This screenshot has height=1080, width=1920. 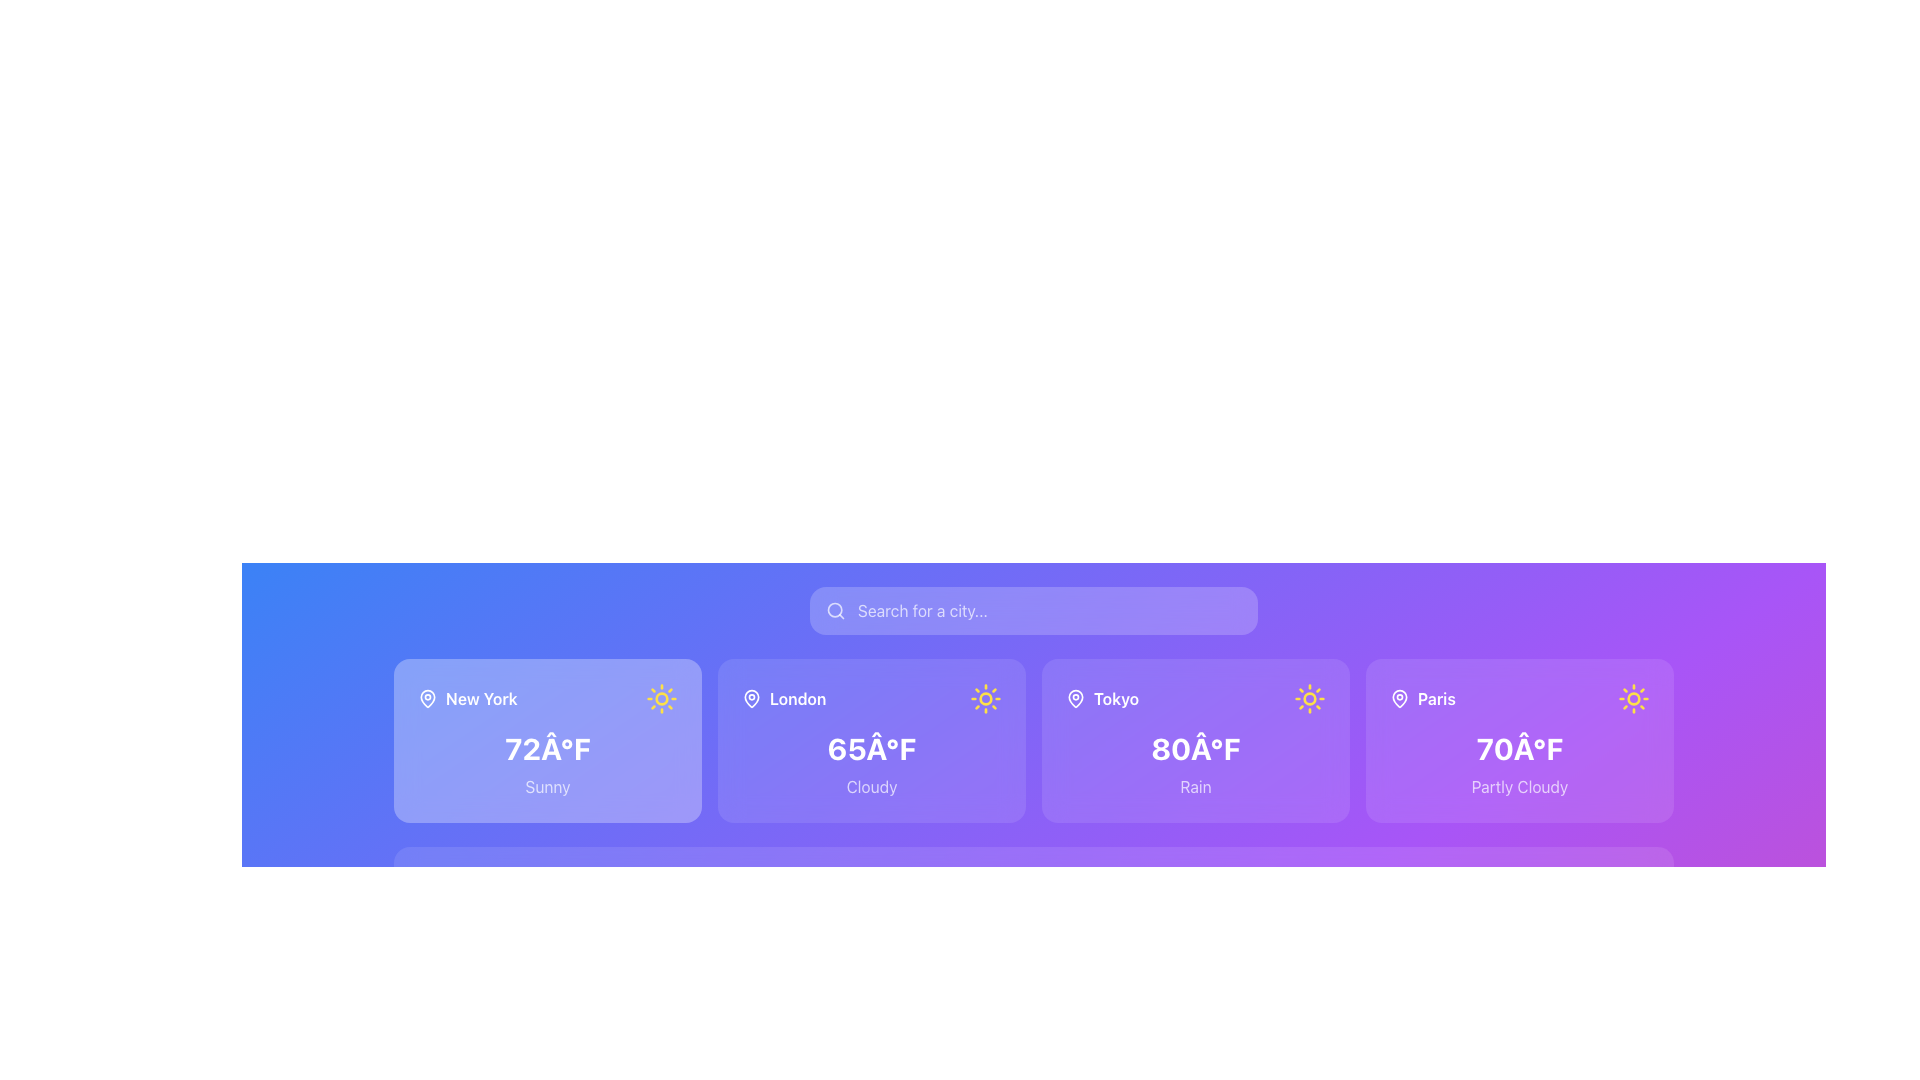 I want to click on the temperature display element that shows the current temperature for 'New York' within the weather card, so click(x=547, y=748).